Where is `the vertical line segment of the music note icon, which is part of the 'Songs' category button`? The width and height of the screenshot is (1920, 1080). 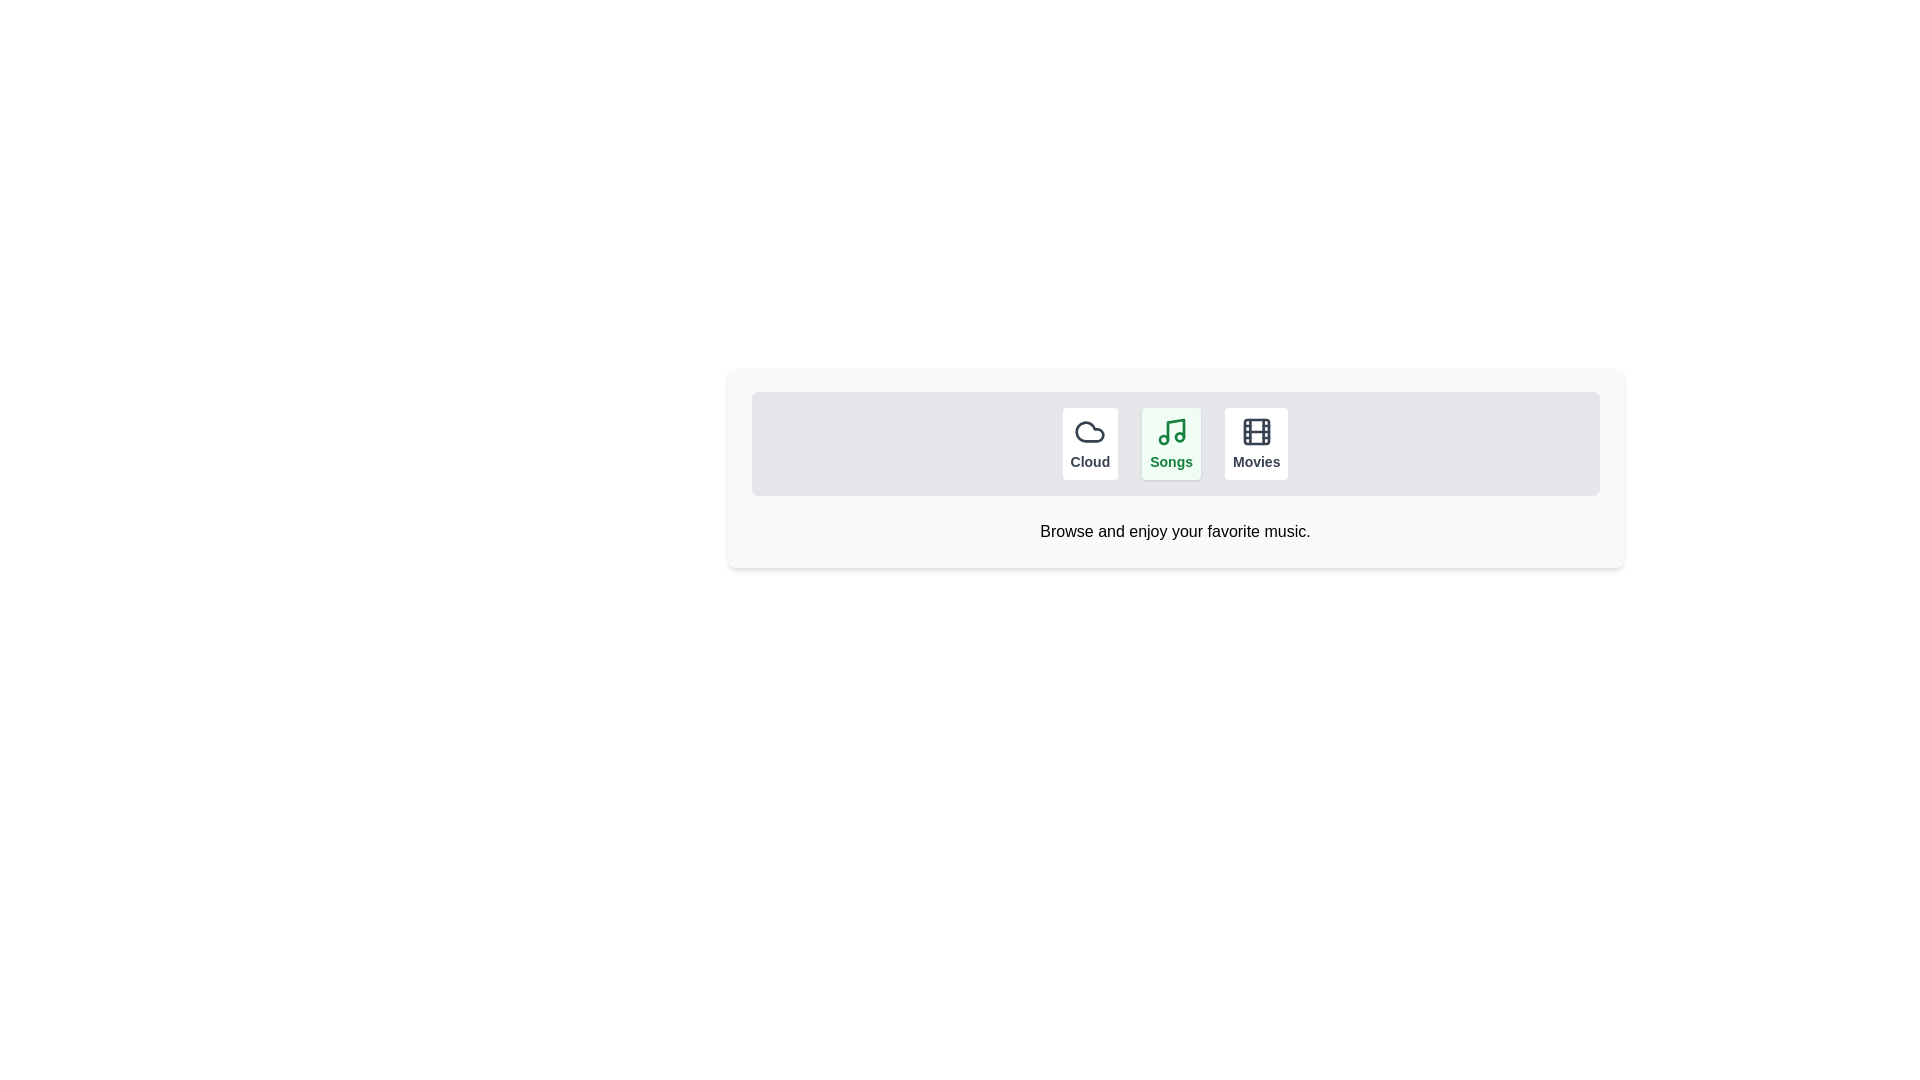
the vertical line segment of the music note icon, which is part of the 'Songs' category button is located at coordinates (1175, 428).